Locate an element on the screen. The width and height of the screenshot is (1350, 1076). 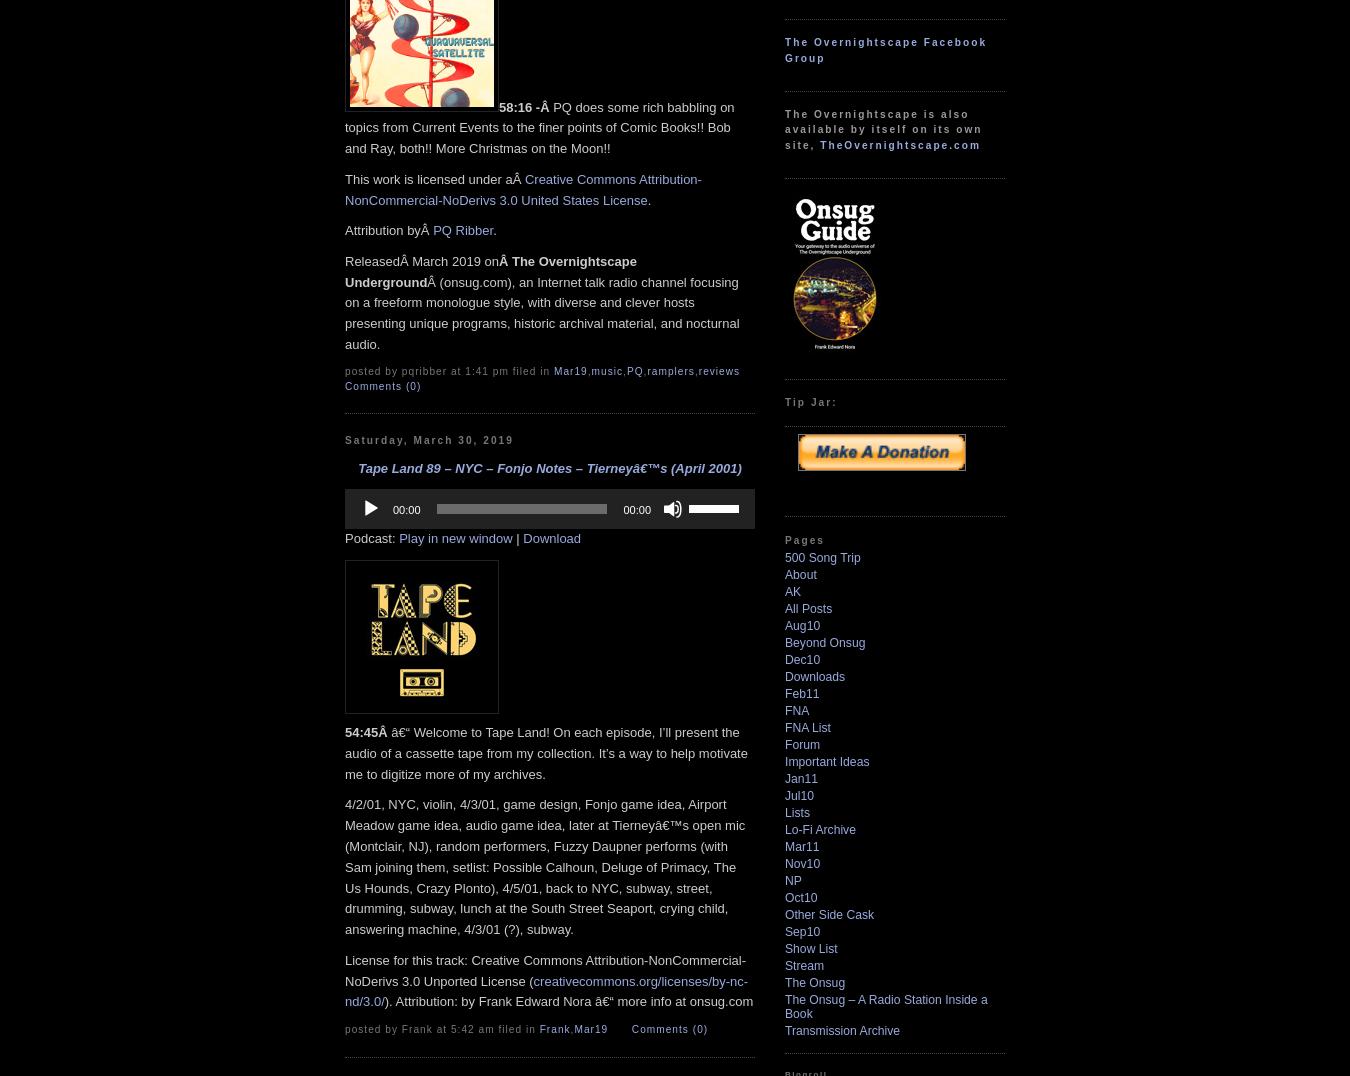
'The Onsug' is located at coordinates (814, 983).